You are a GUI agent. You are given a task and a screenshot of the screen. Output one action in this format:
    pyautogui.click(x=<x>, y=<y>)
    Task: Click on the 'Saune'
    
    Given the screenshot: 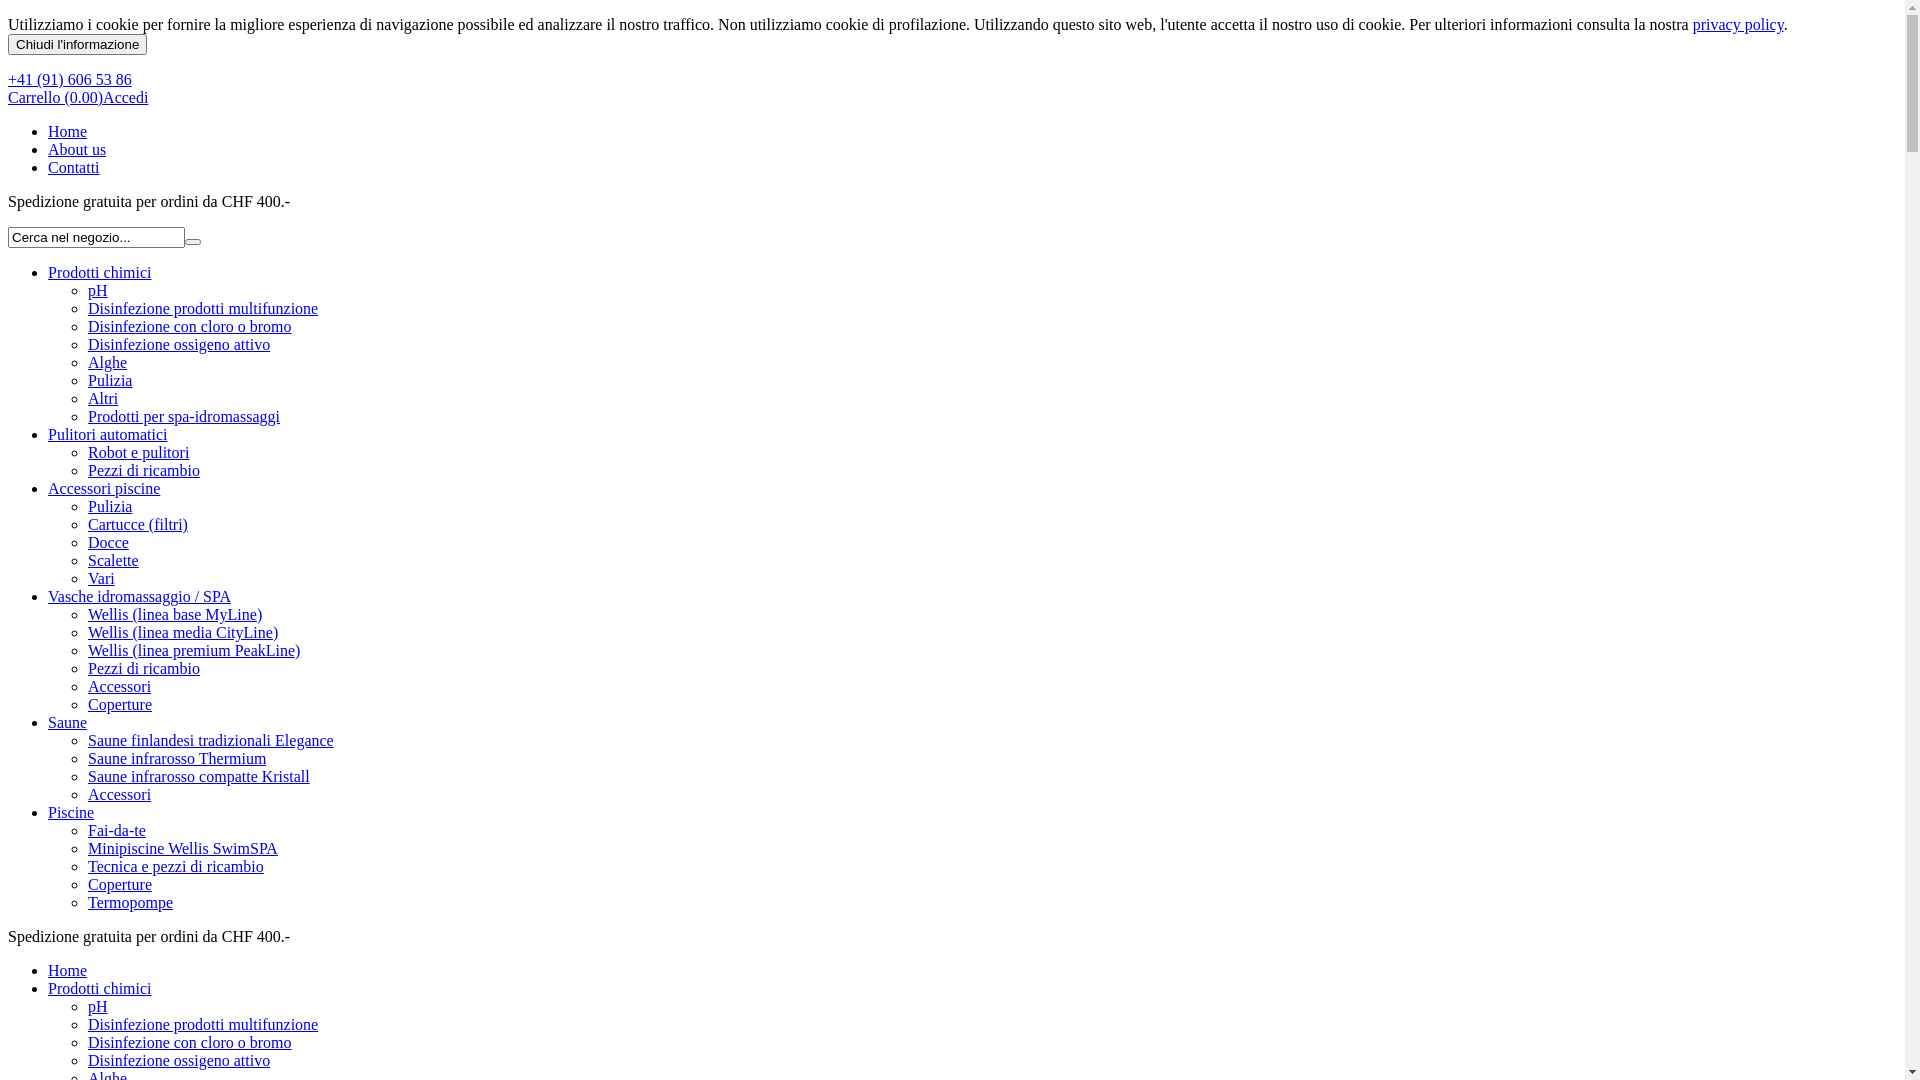 What is the action you would take?
    pyautogui.click(x=67, y=722)
    